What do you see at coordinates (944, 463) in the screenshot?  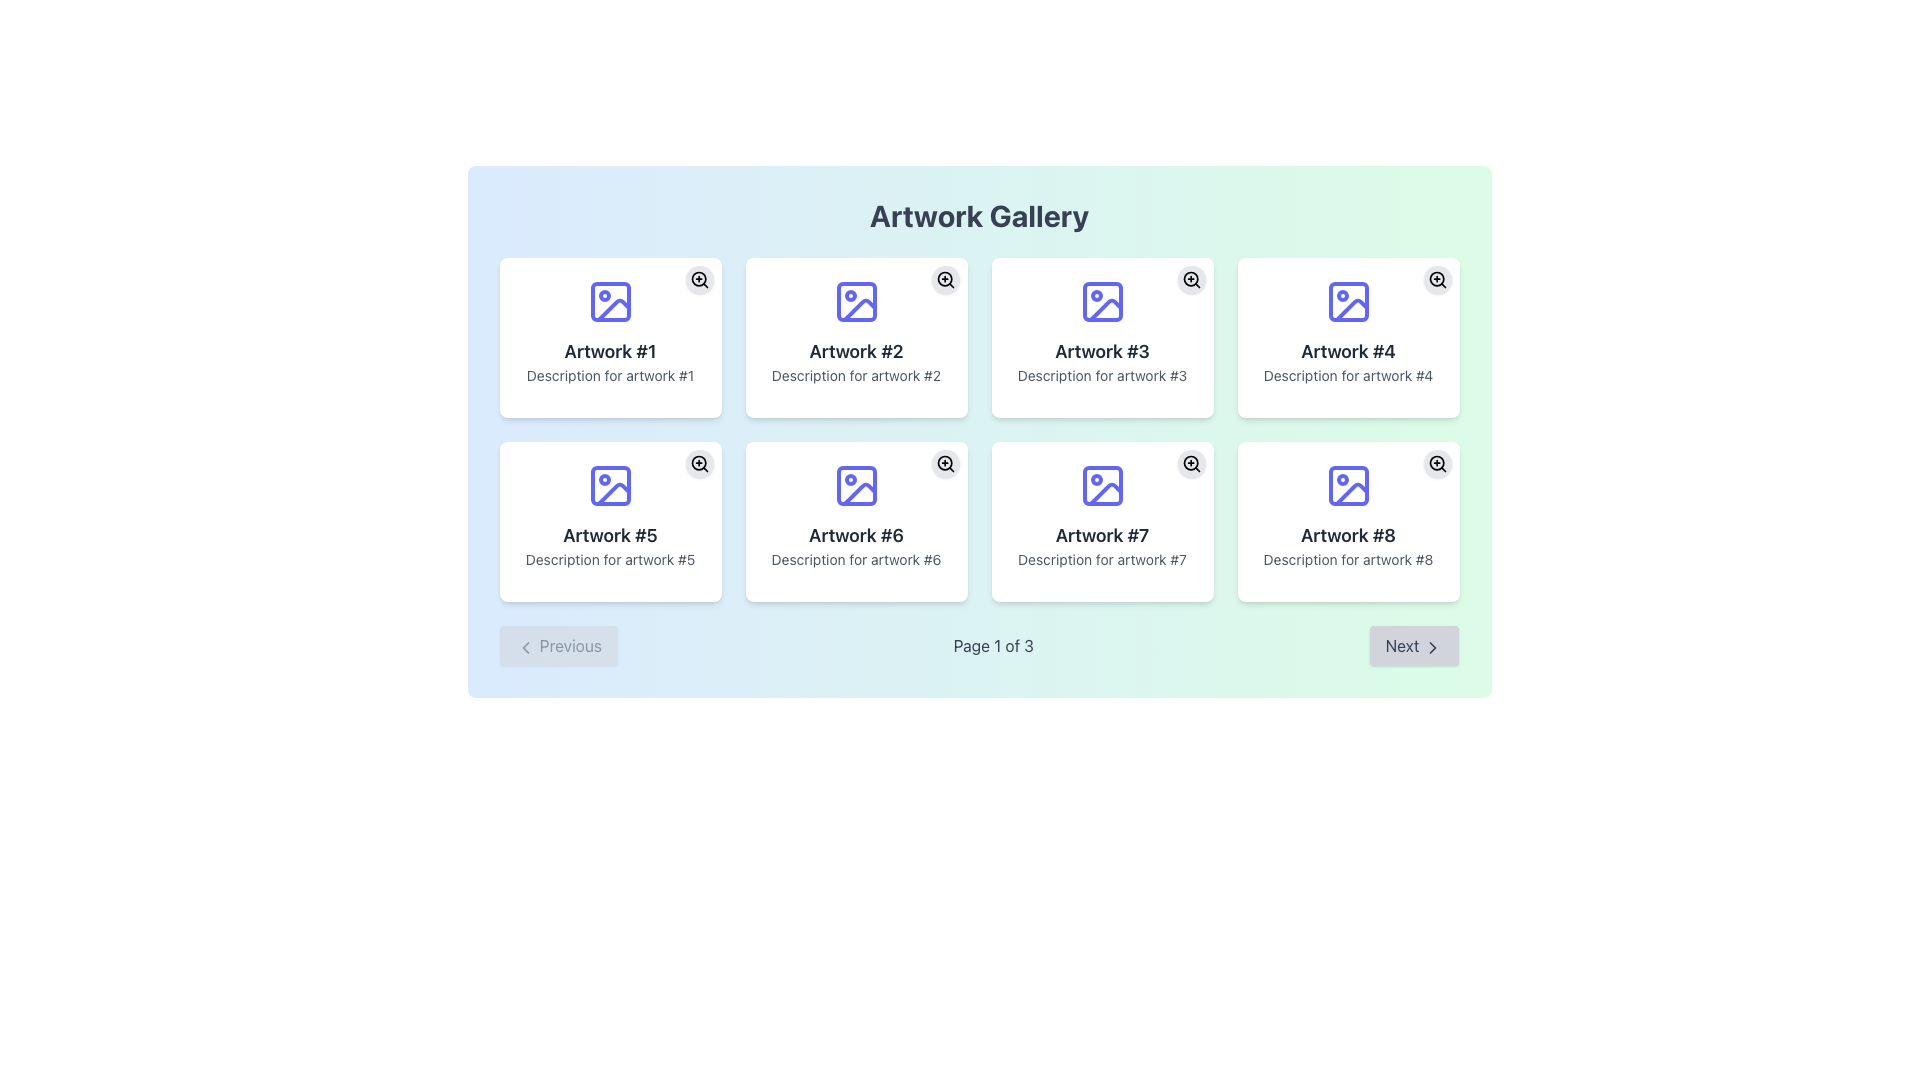 I see `the zoom-in control button, which is a circular button with a magnifying glass icon and a plus sign, located in the top-right corner of the card for 'Artwork #6'` at bounding box center [944, 463].